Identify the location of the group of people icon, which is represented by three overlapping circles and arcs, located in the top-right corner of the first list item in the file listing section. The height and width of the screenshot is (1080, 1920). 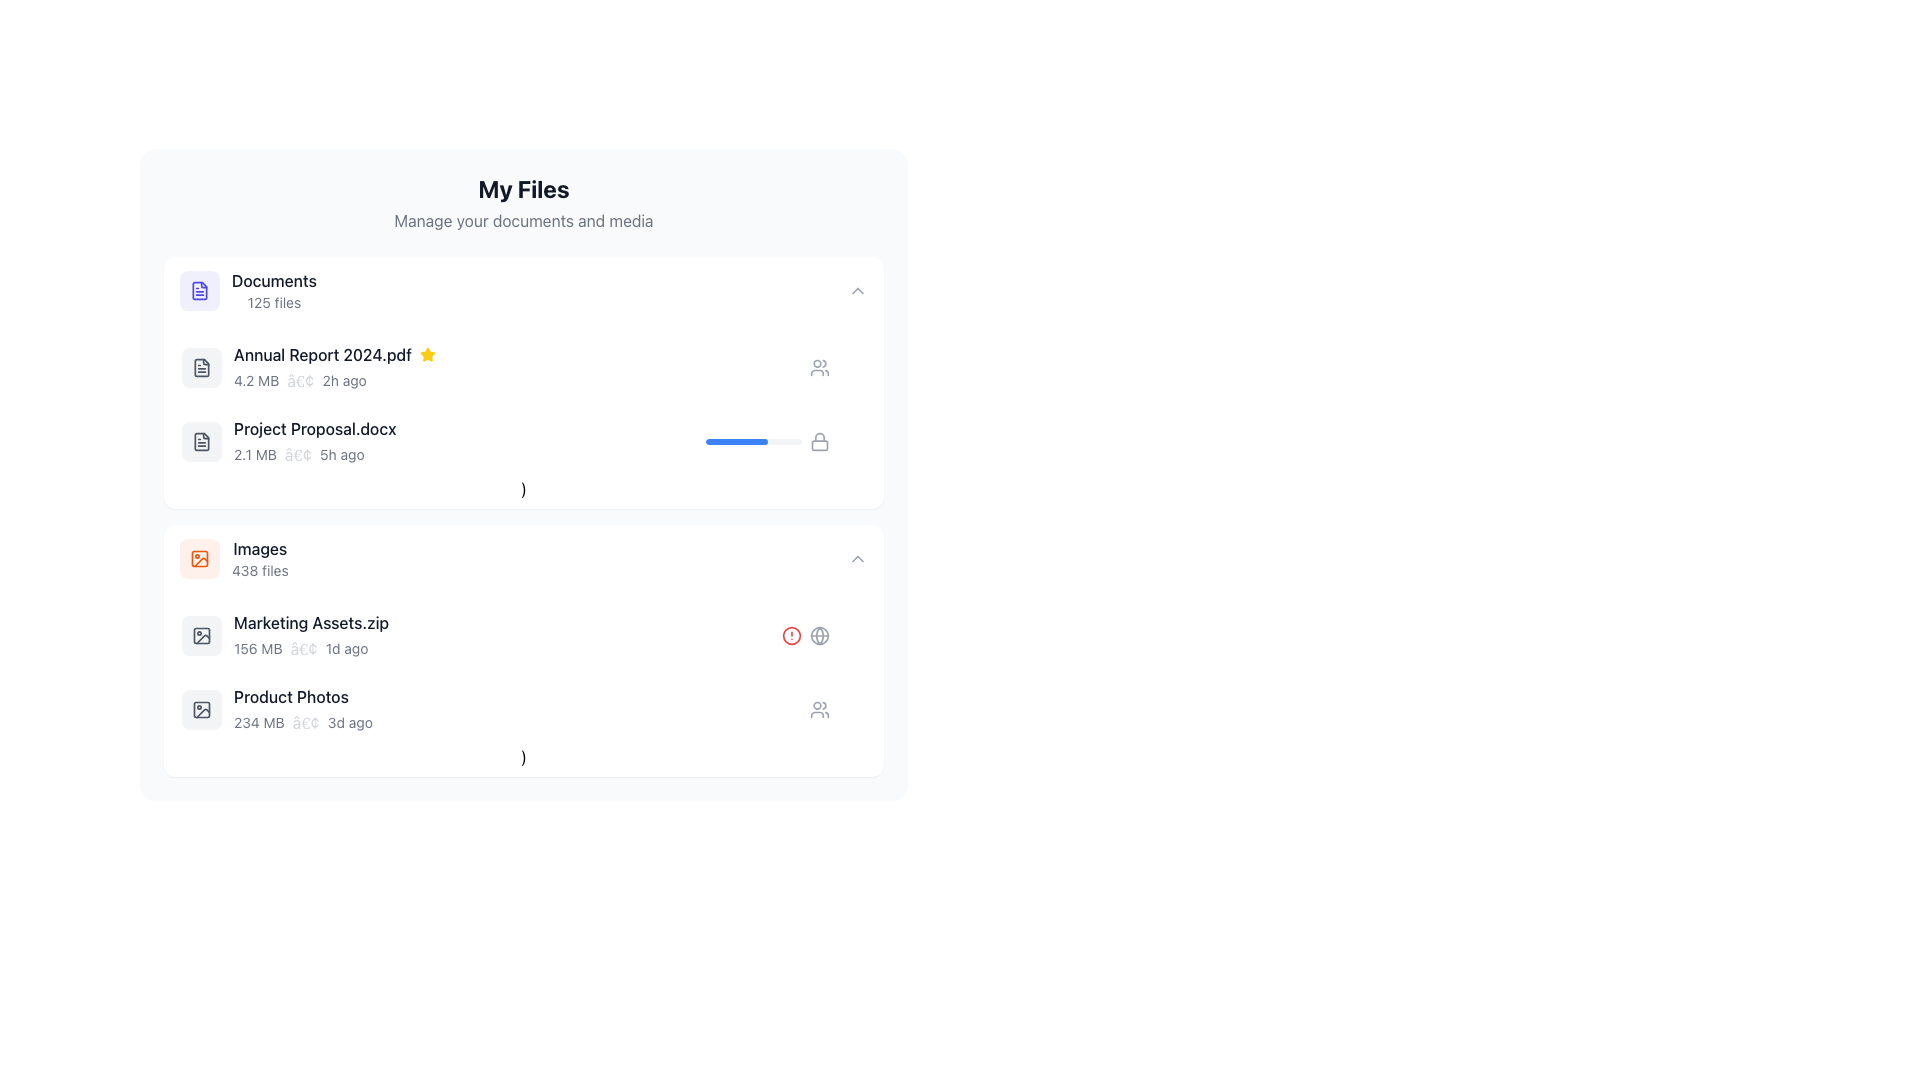
(820, 708).